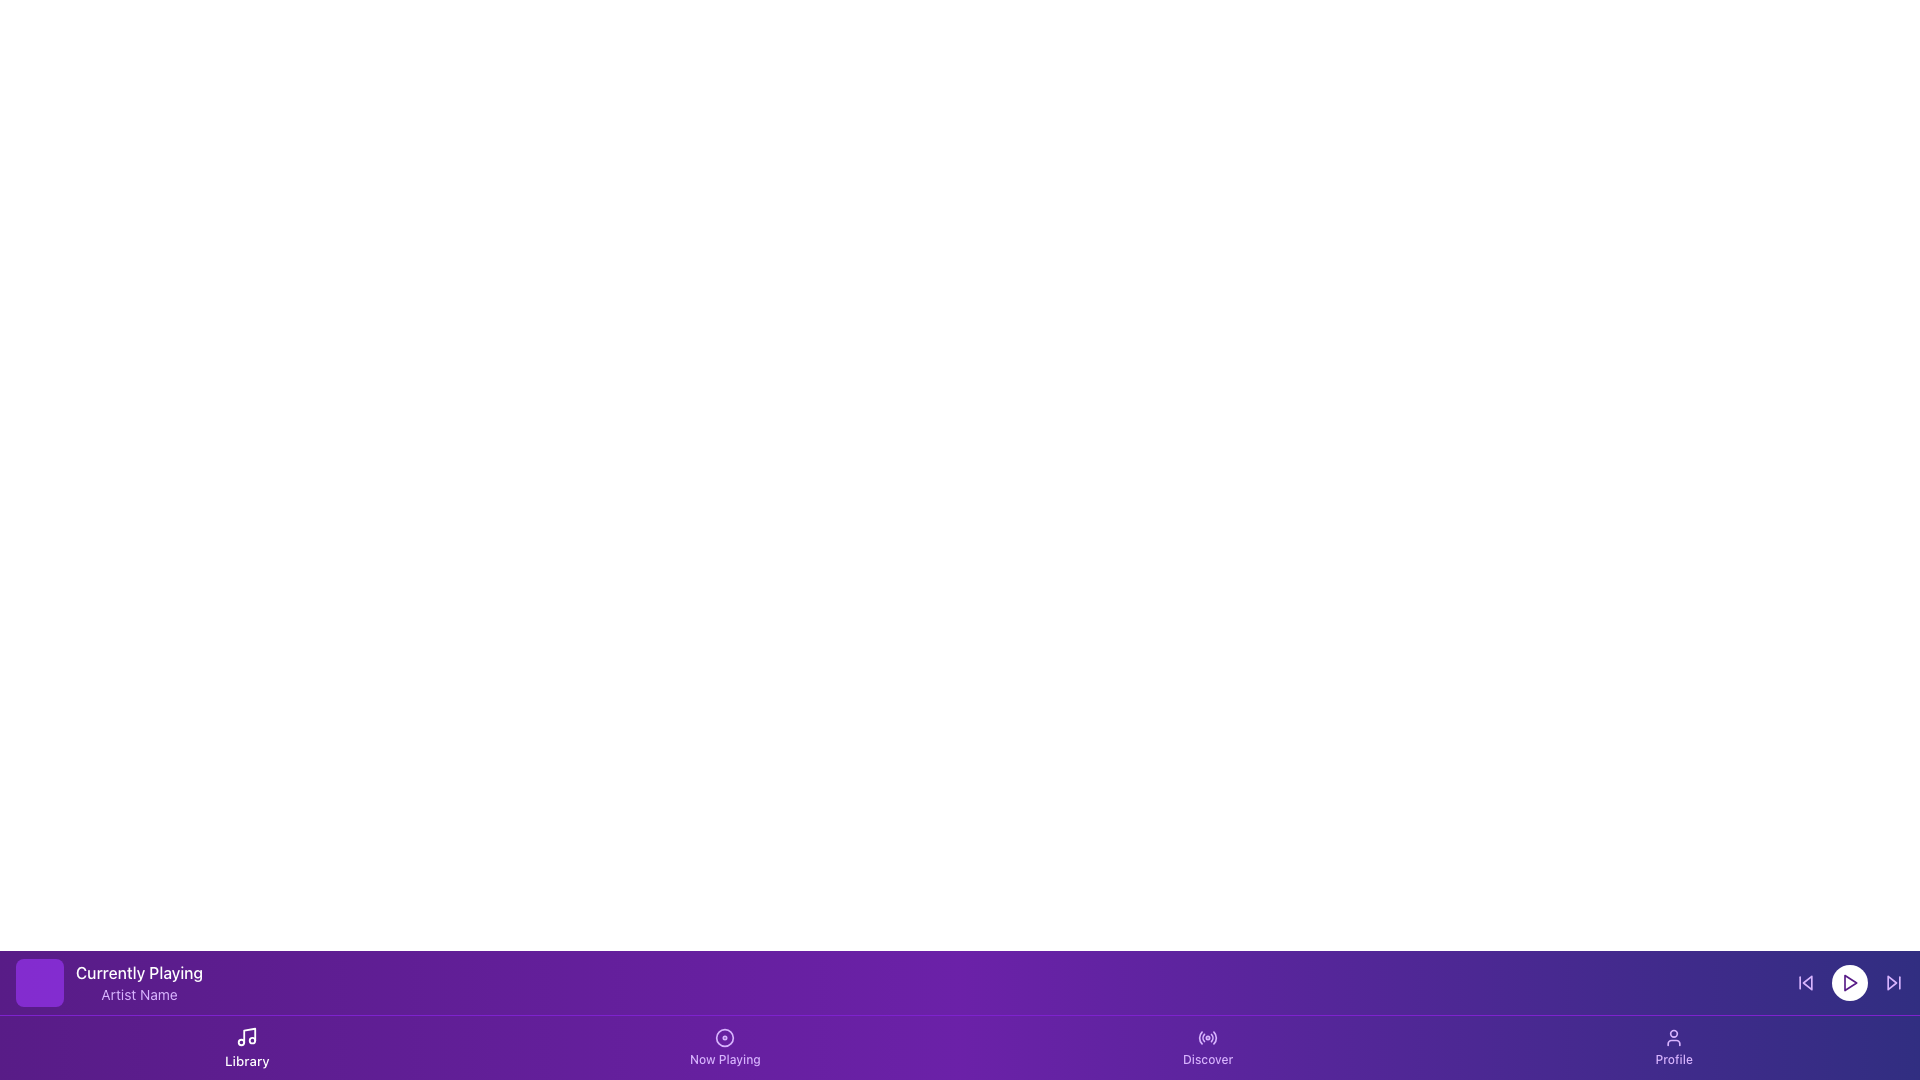  Describe the element at coordinates (724, 1036) in the screenshot. I see `the center of the Circular icon representing the 'Now Playing' section in the navigation bar` at that location.